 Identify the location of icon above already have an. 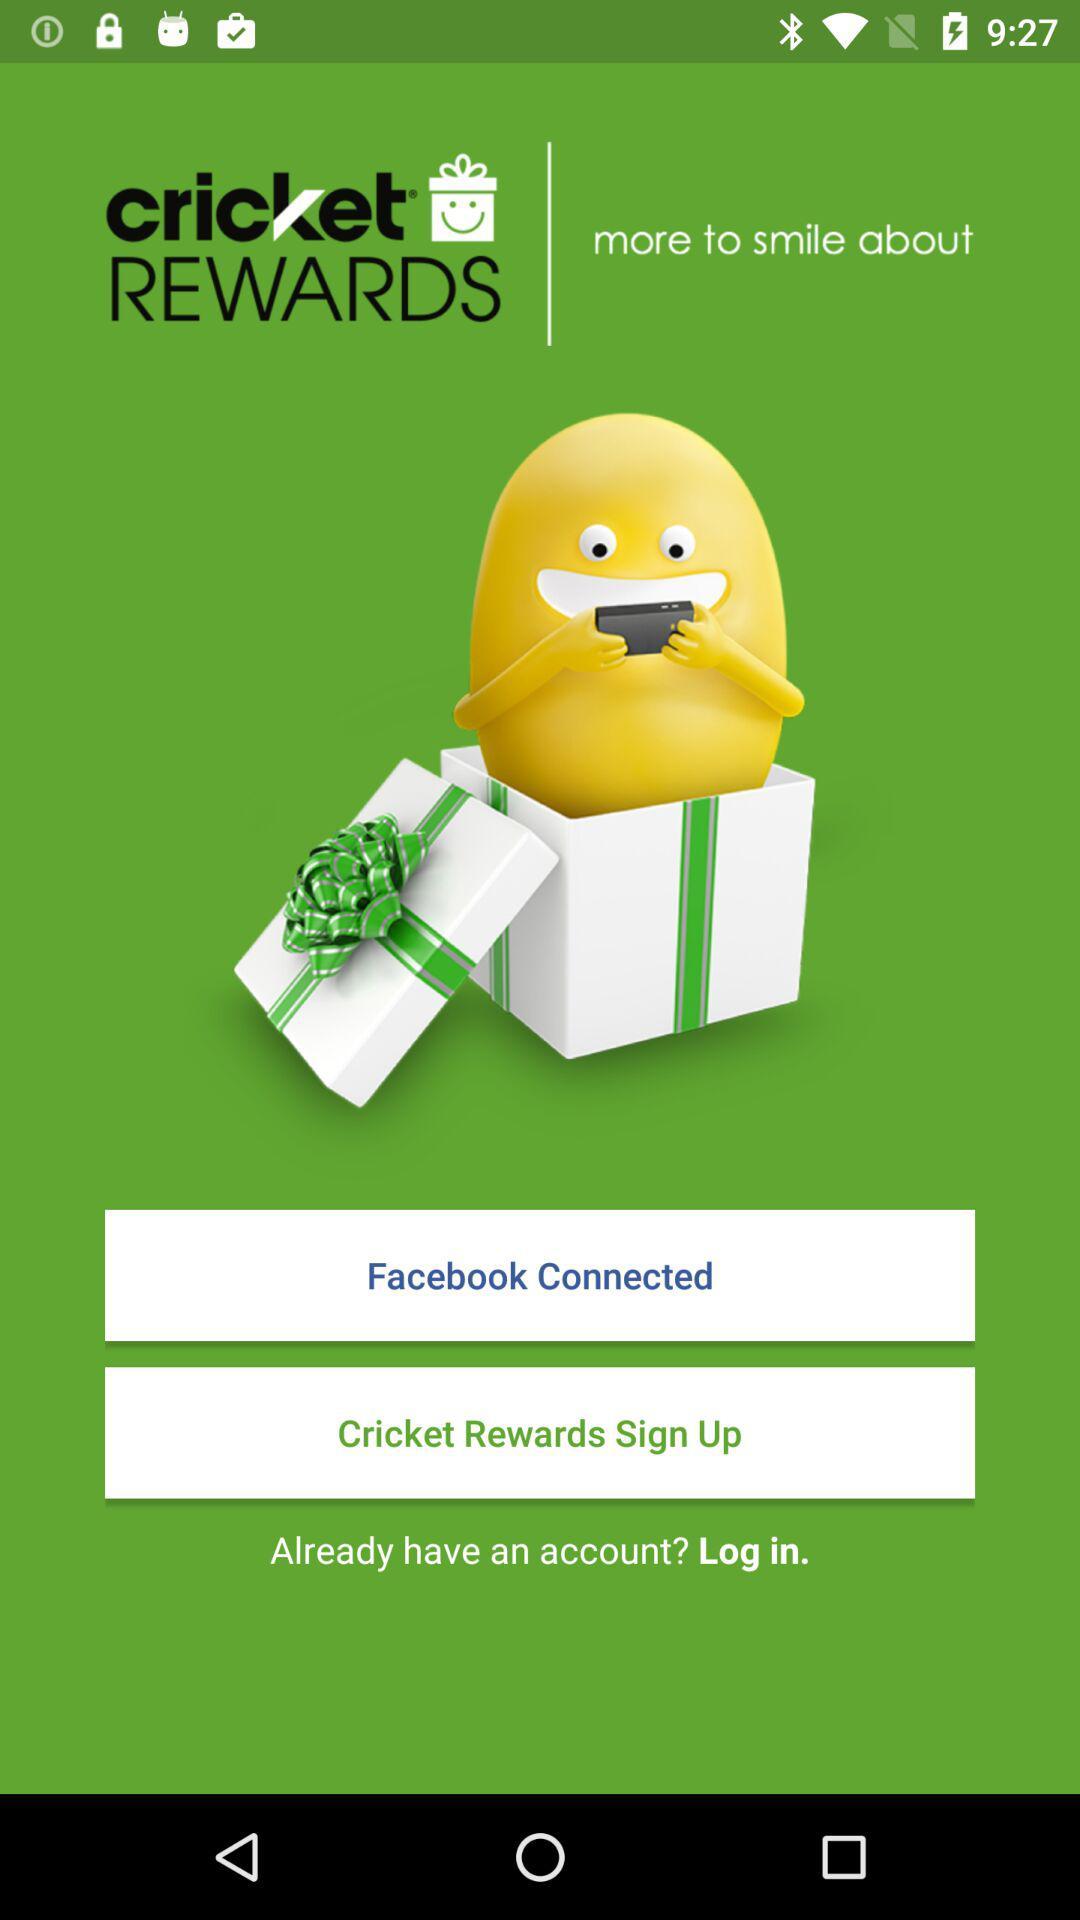
(540, 1431).